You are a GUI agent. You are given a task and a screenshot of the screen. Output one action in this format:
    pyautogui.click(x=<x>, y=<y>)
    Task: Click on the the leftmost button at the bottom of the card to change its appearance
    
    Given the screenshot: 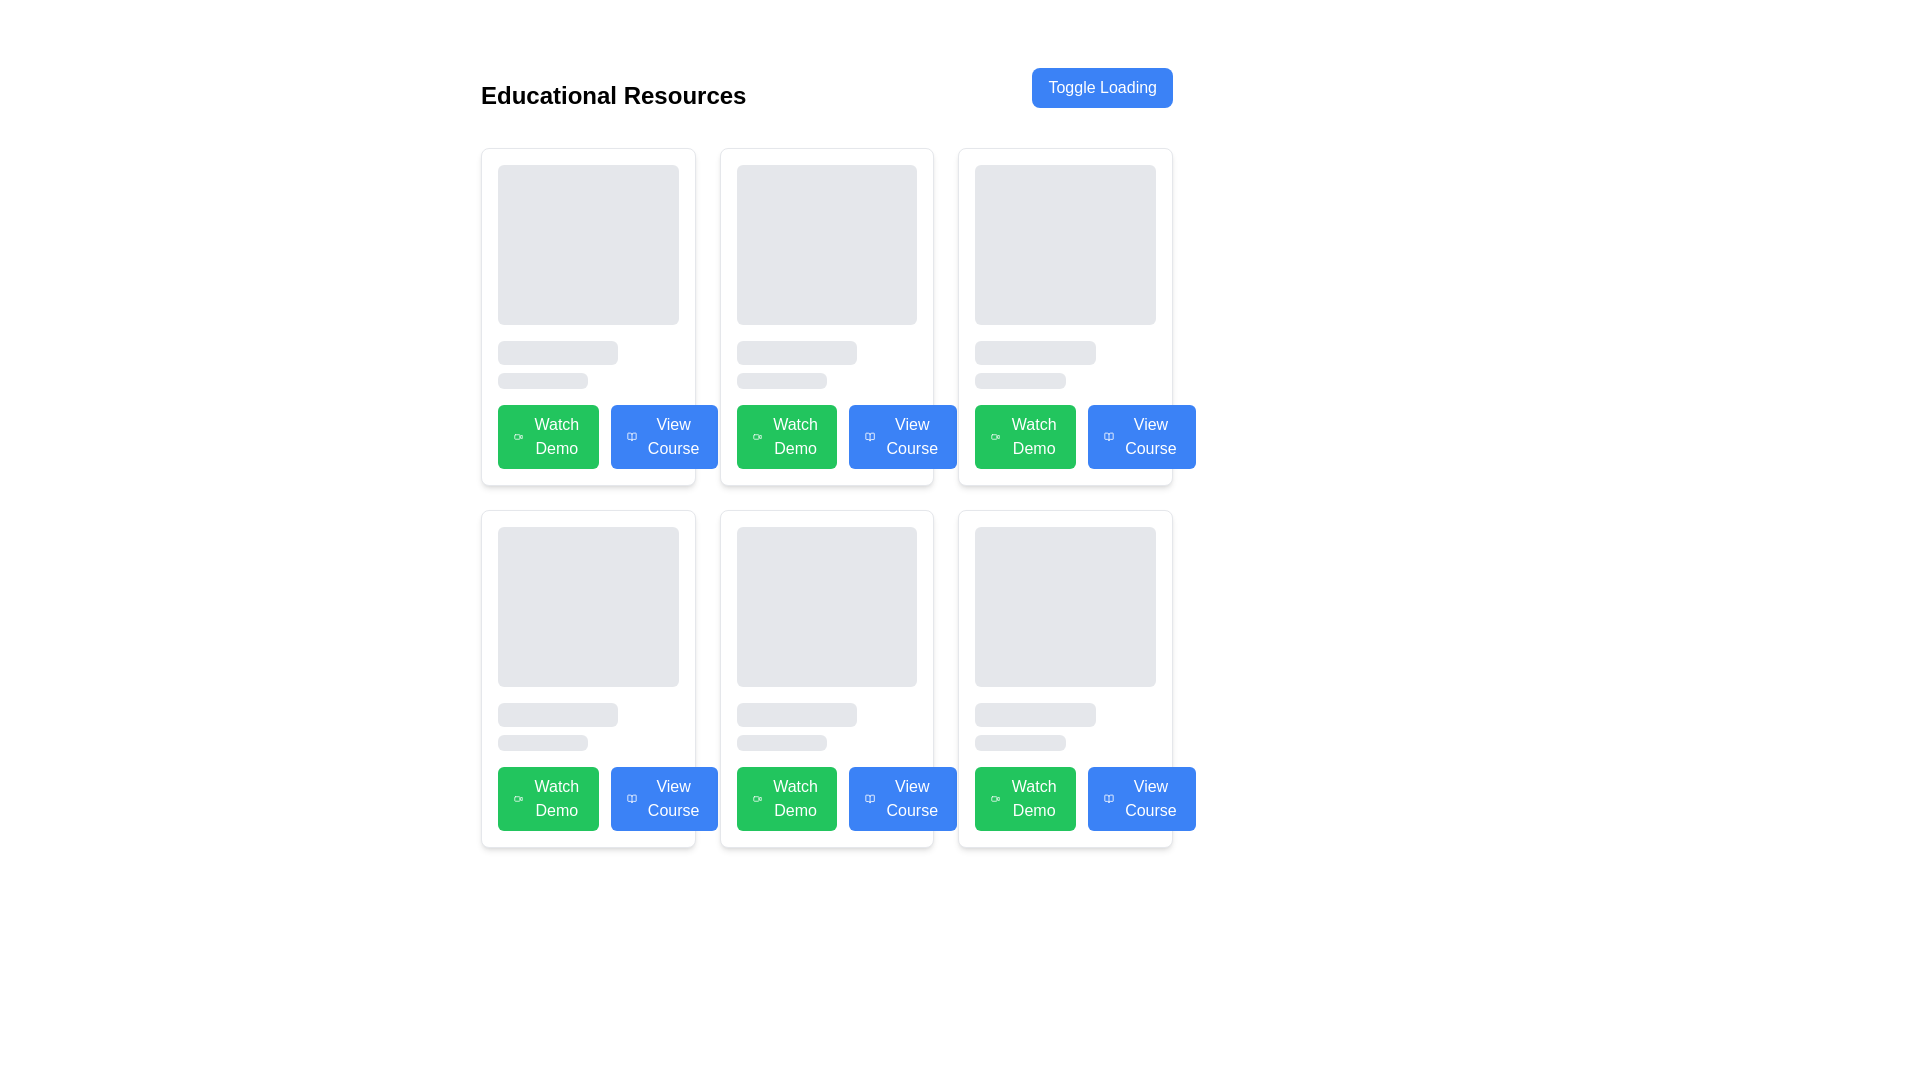 What is the action you would take?
    pyautogui.click(x=1064, y=797)
    